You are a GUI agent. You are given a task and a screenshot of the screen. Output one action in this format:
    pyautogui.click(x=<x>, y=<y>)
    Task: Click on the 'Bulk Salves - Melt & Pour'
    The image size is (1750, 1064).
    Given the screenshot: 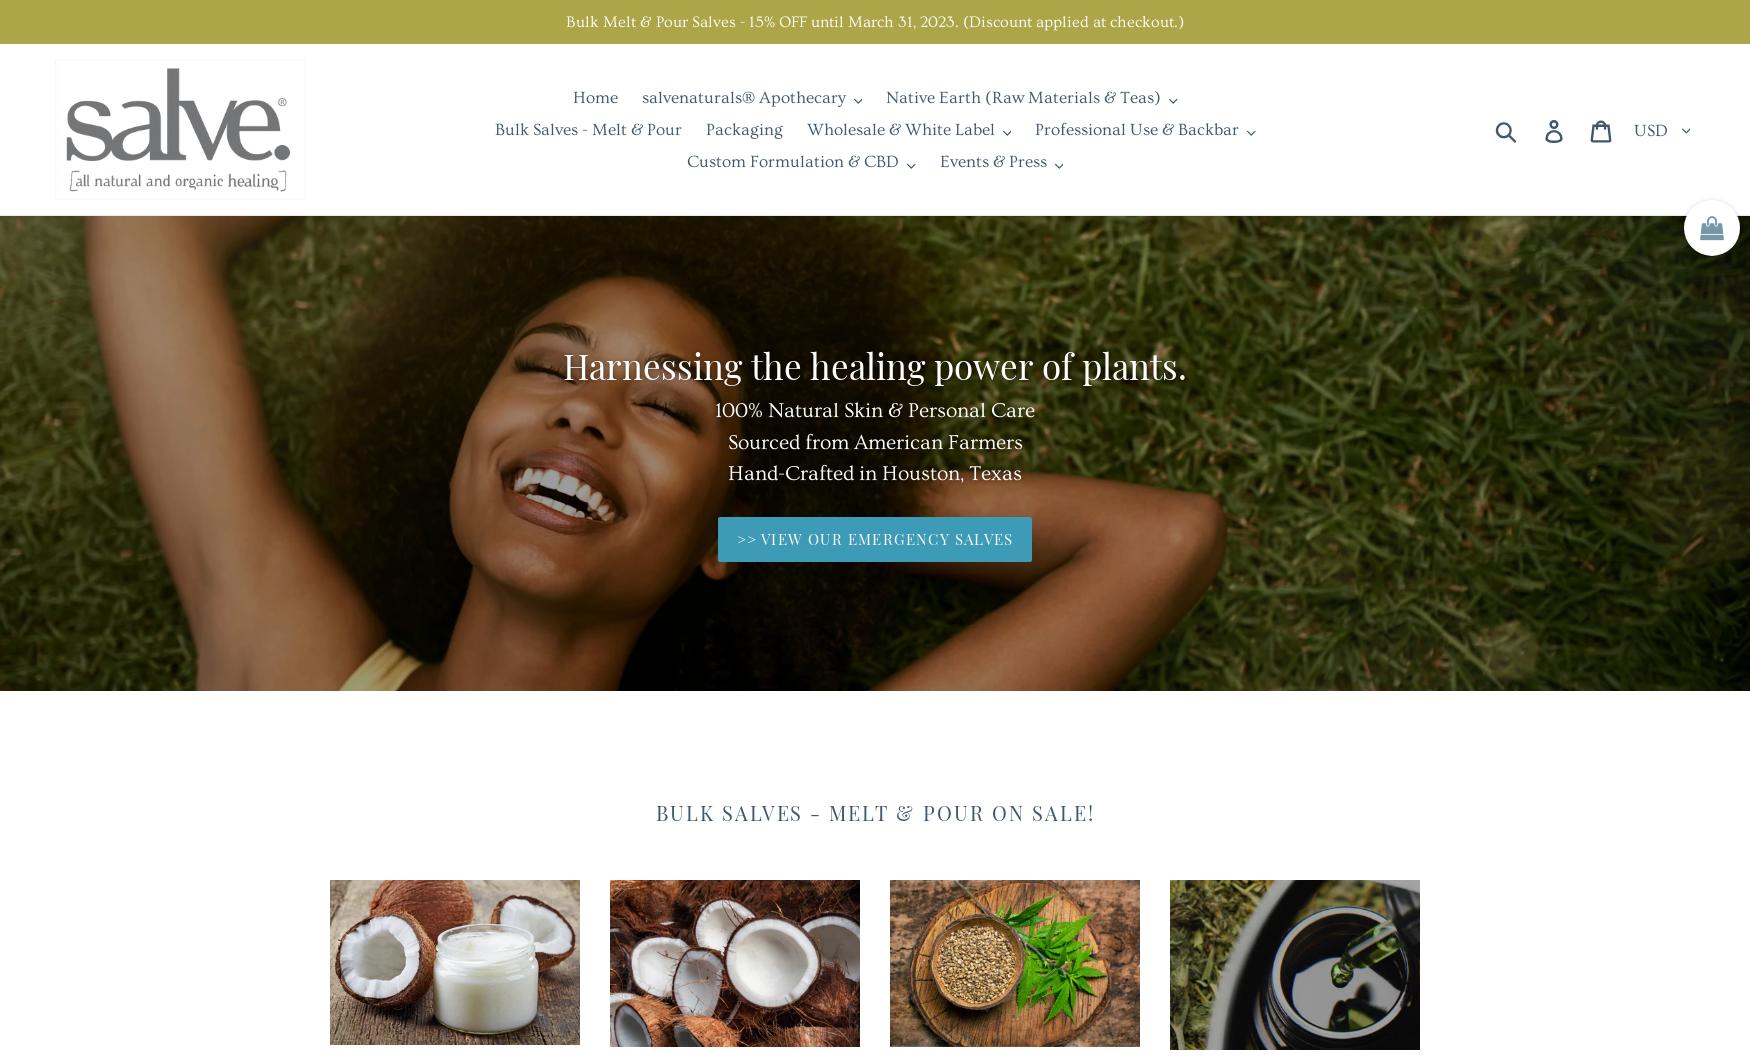 What is the action you would take?
    pyautogui.click(x=494, y=129)
    